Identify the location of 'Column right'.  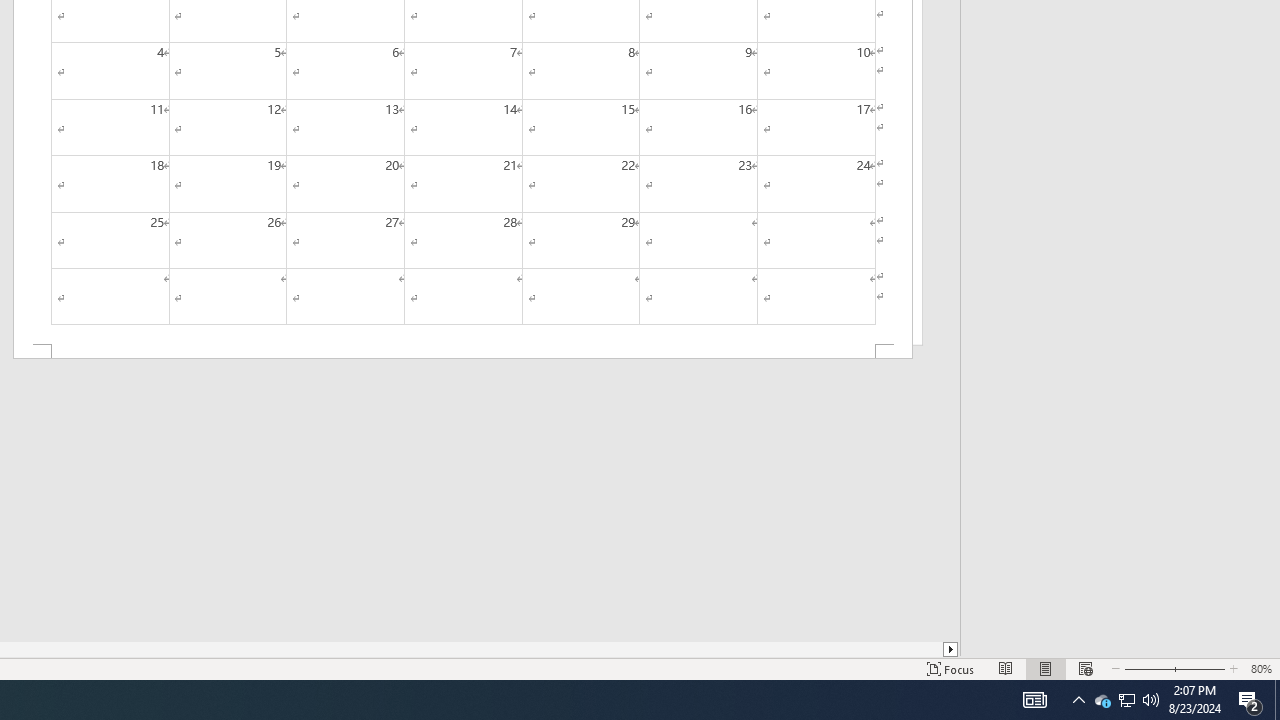
(950, 649).